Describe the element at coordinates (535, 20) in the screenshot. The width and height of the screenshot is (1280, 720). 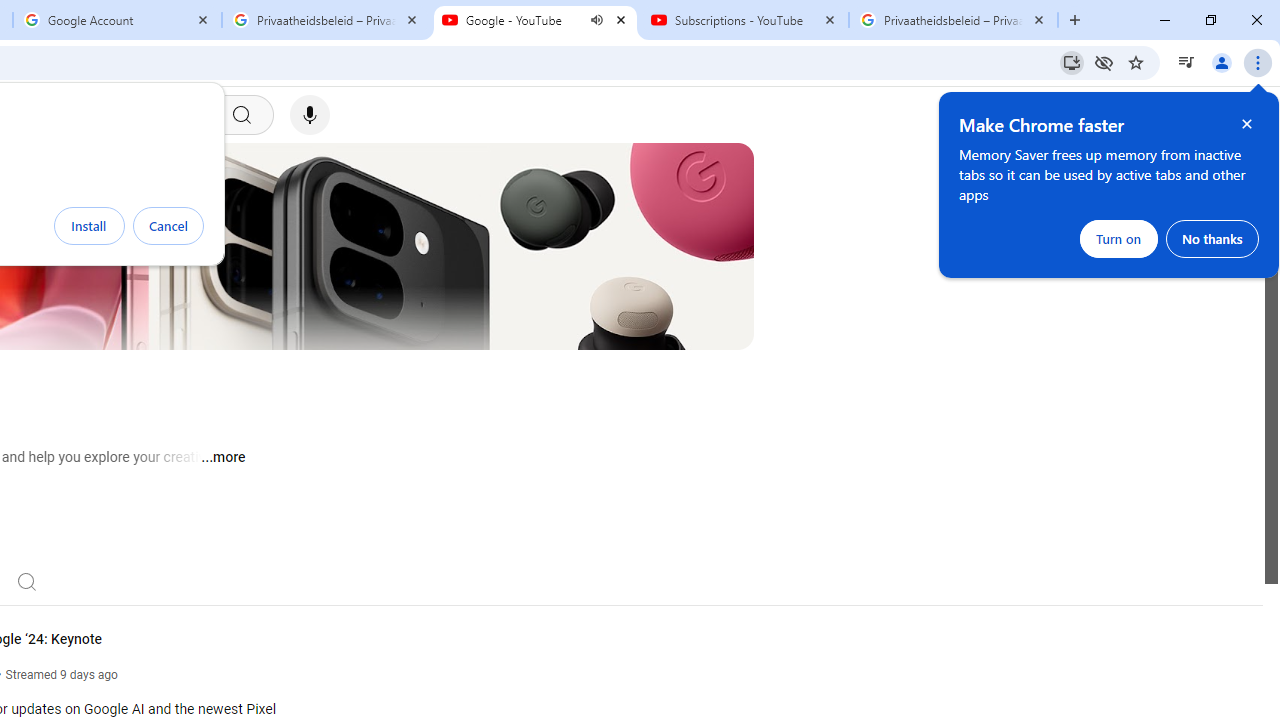
I see `'Google - YouTube - Audio playing'` at that location.